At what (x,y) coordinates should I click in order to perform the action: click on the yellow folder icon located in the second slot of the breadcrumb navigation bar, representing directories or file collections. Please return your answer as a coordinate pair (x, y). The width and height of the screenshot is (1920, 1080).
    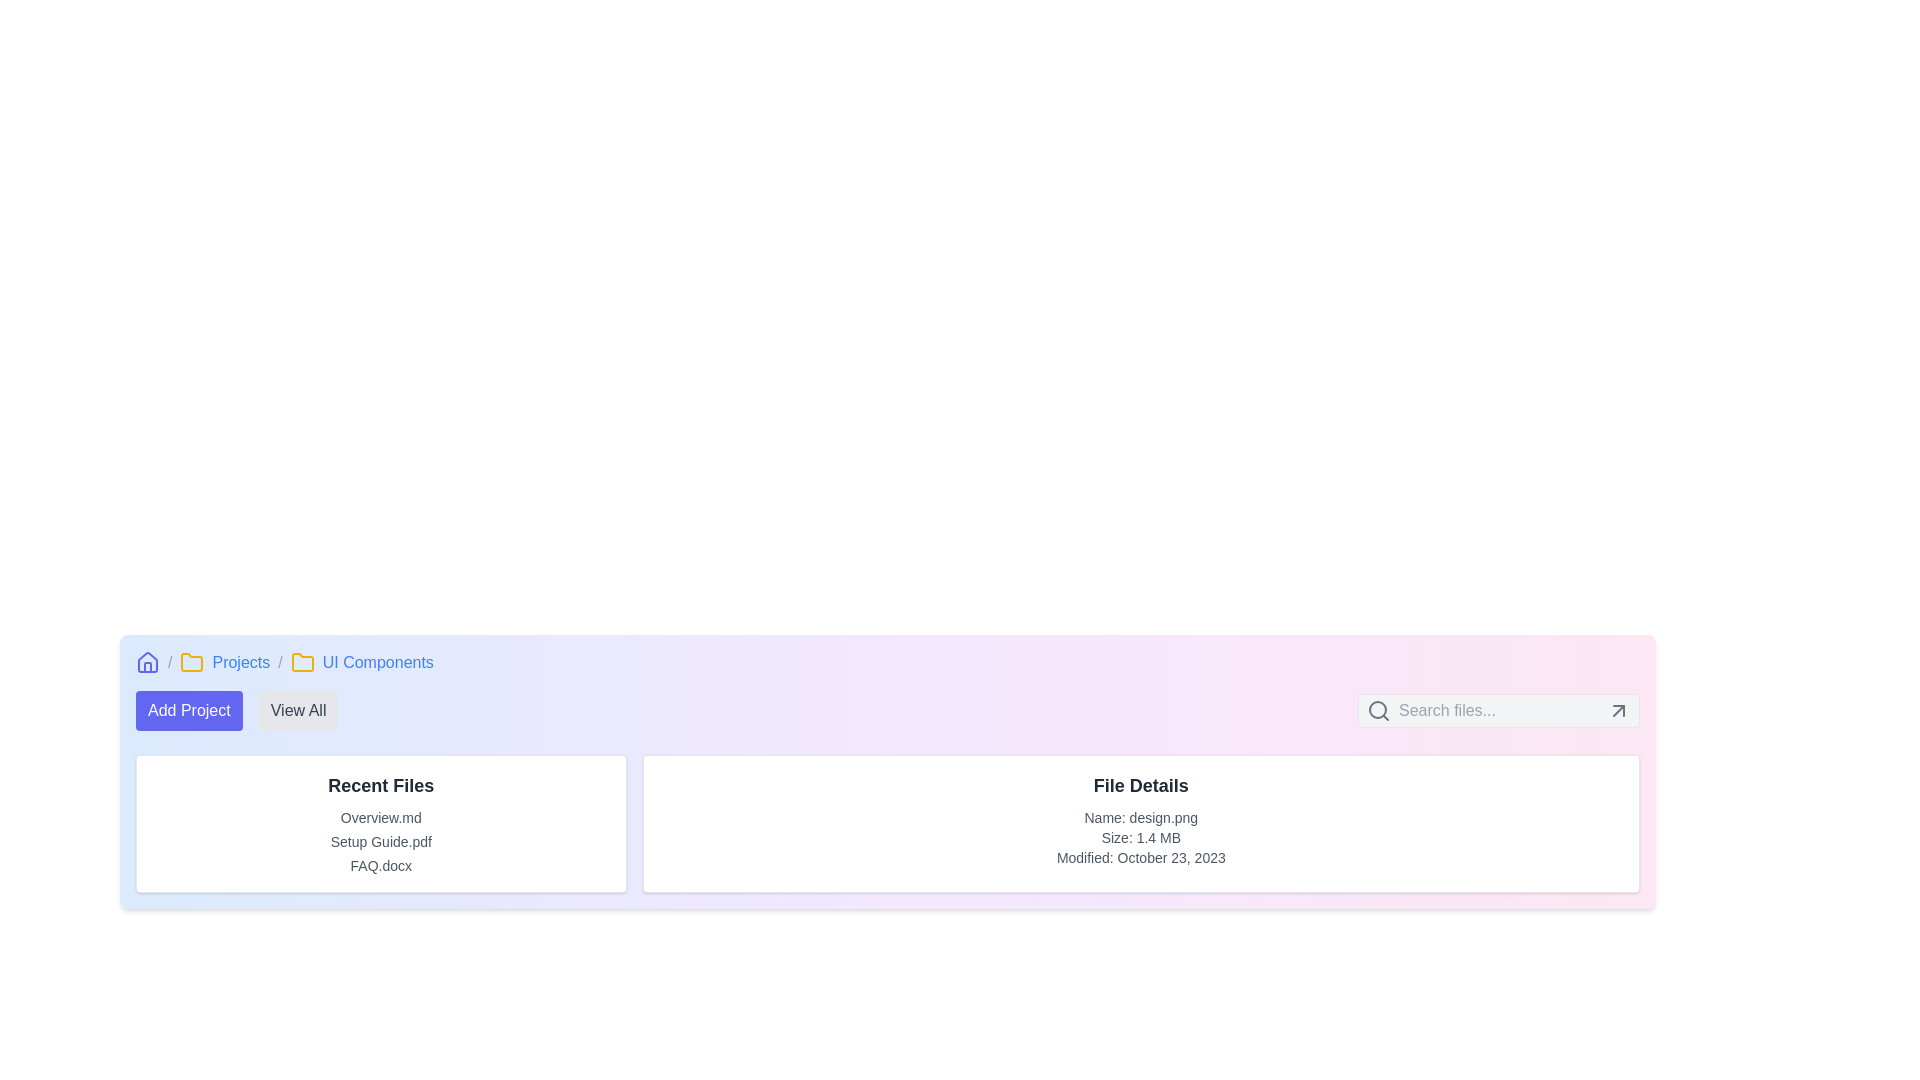
    Looking at the image, I should click on (301, 662).